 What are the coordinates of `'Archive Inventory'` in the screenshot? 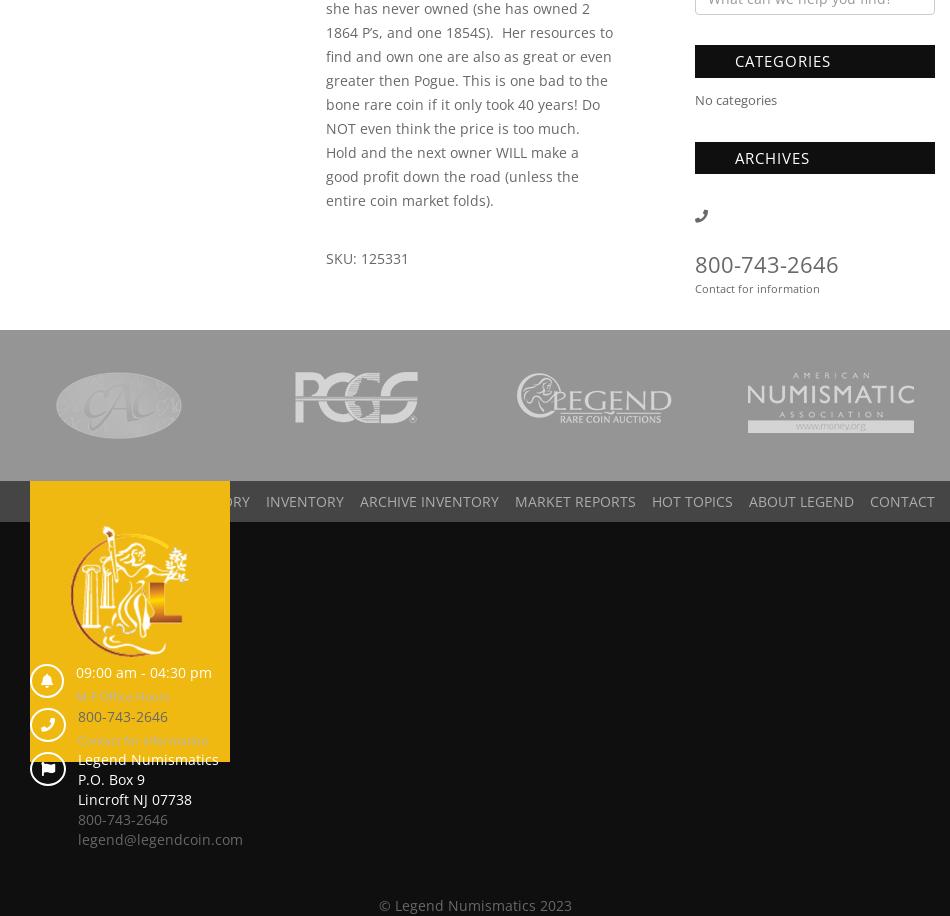 It's located at (428, 501).